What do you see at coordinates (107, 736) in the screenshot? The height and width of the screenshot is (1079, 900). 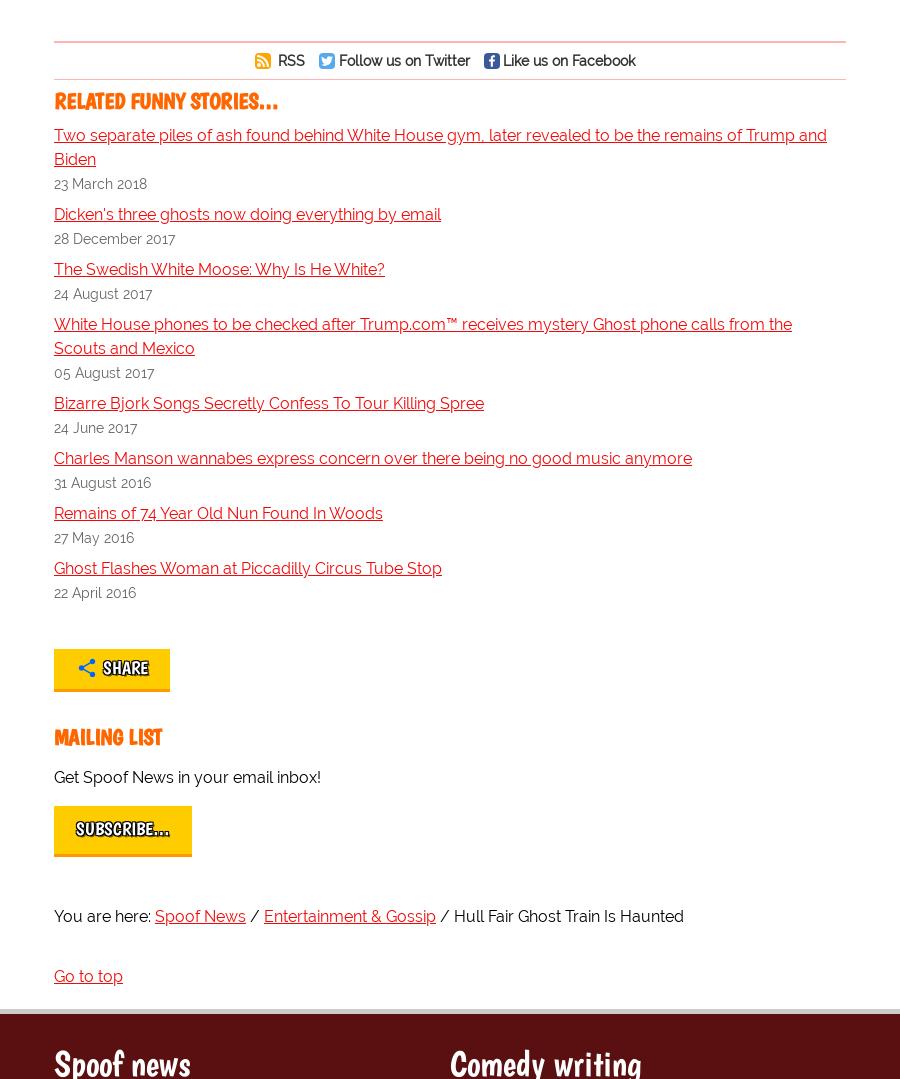 I see `'Mailing List'` at bounding box center [107, 736].